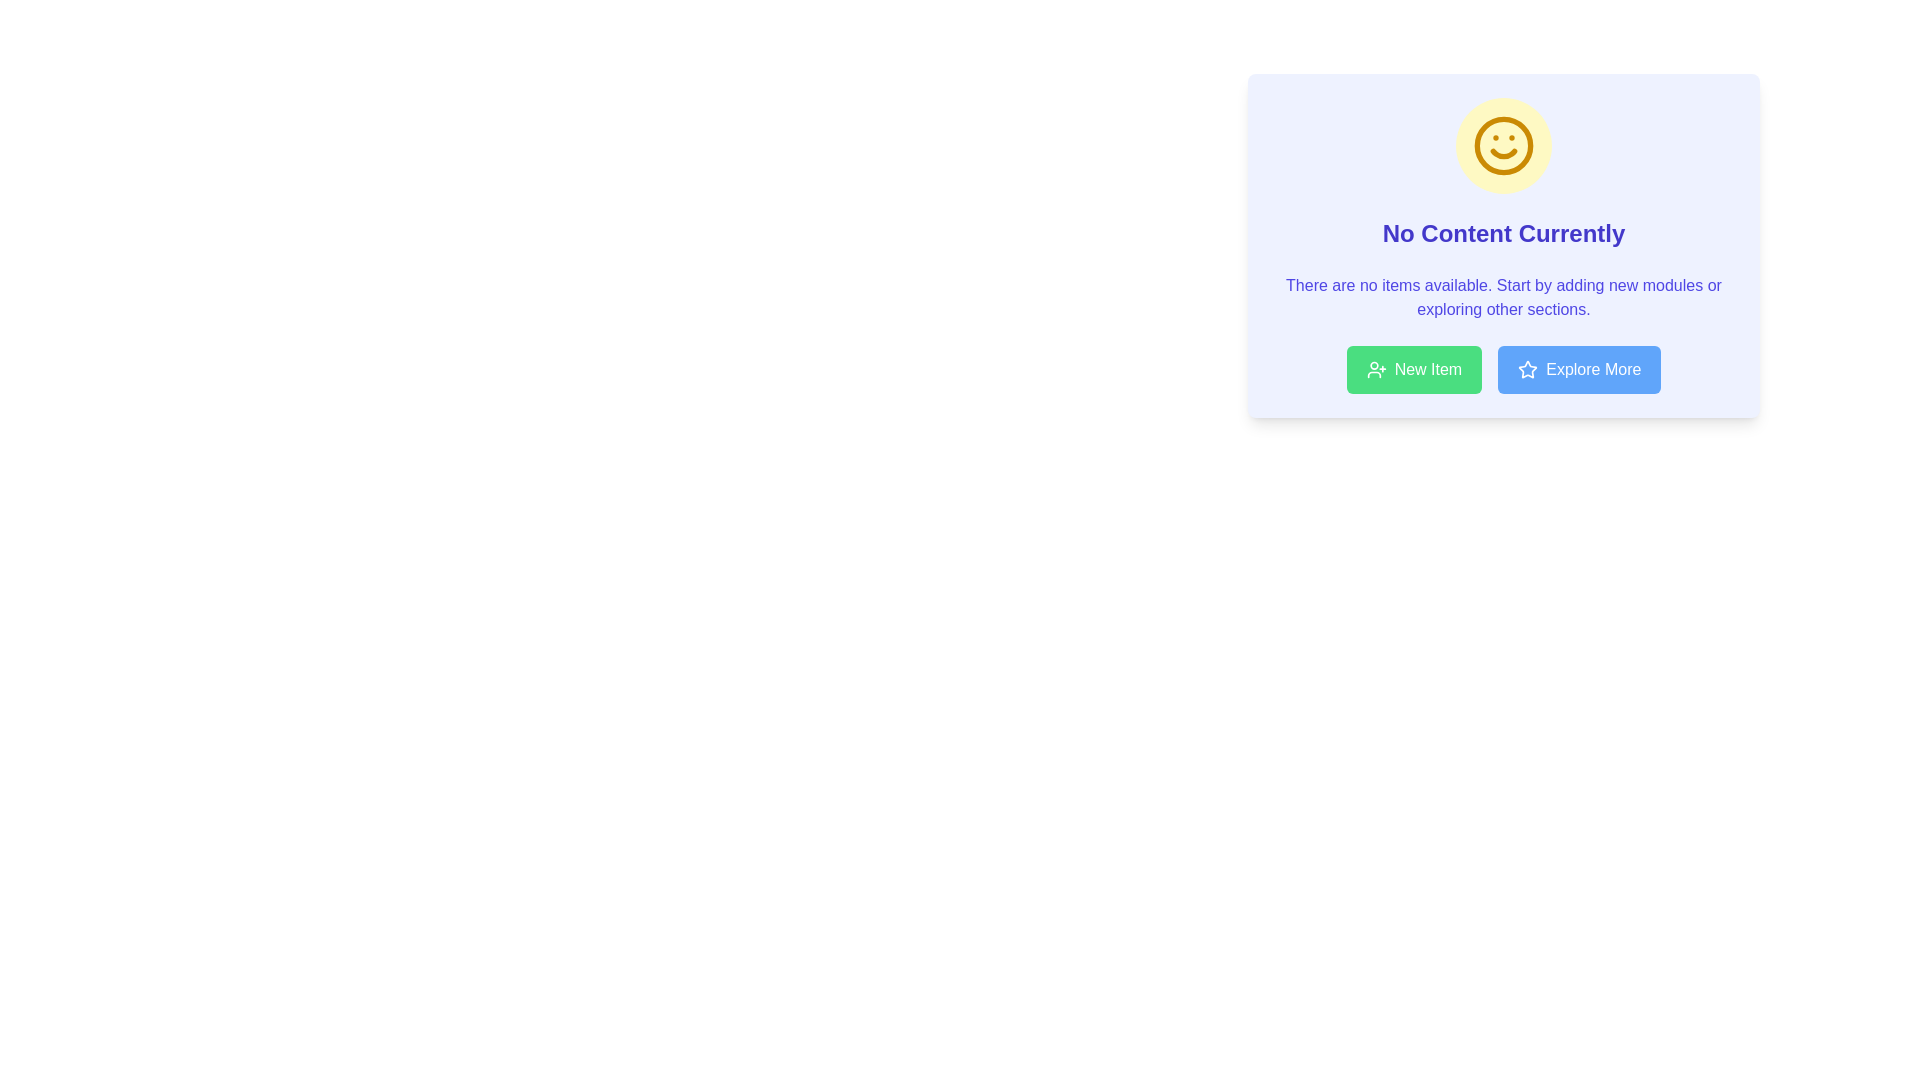 The image size is (1920, 1080). What do you see at coordinates (1413, 370) in the screenshot?
I see `the green 'New Item' button, which has a user icon with a plus sign and is located below the message 'No Content Currently'` at bounding box center [1413, 370].